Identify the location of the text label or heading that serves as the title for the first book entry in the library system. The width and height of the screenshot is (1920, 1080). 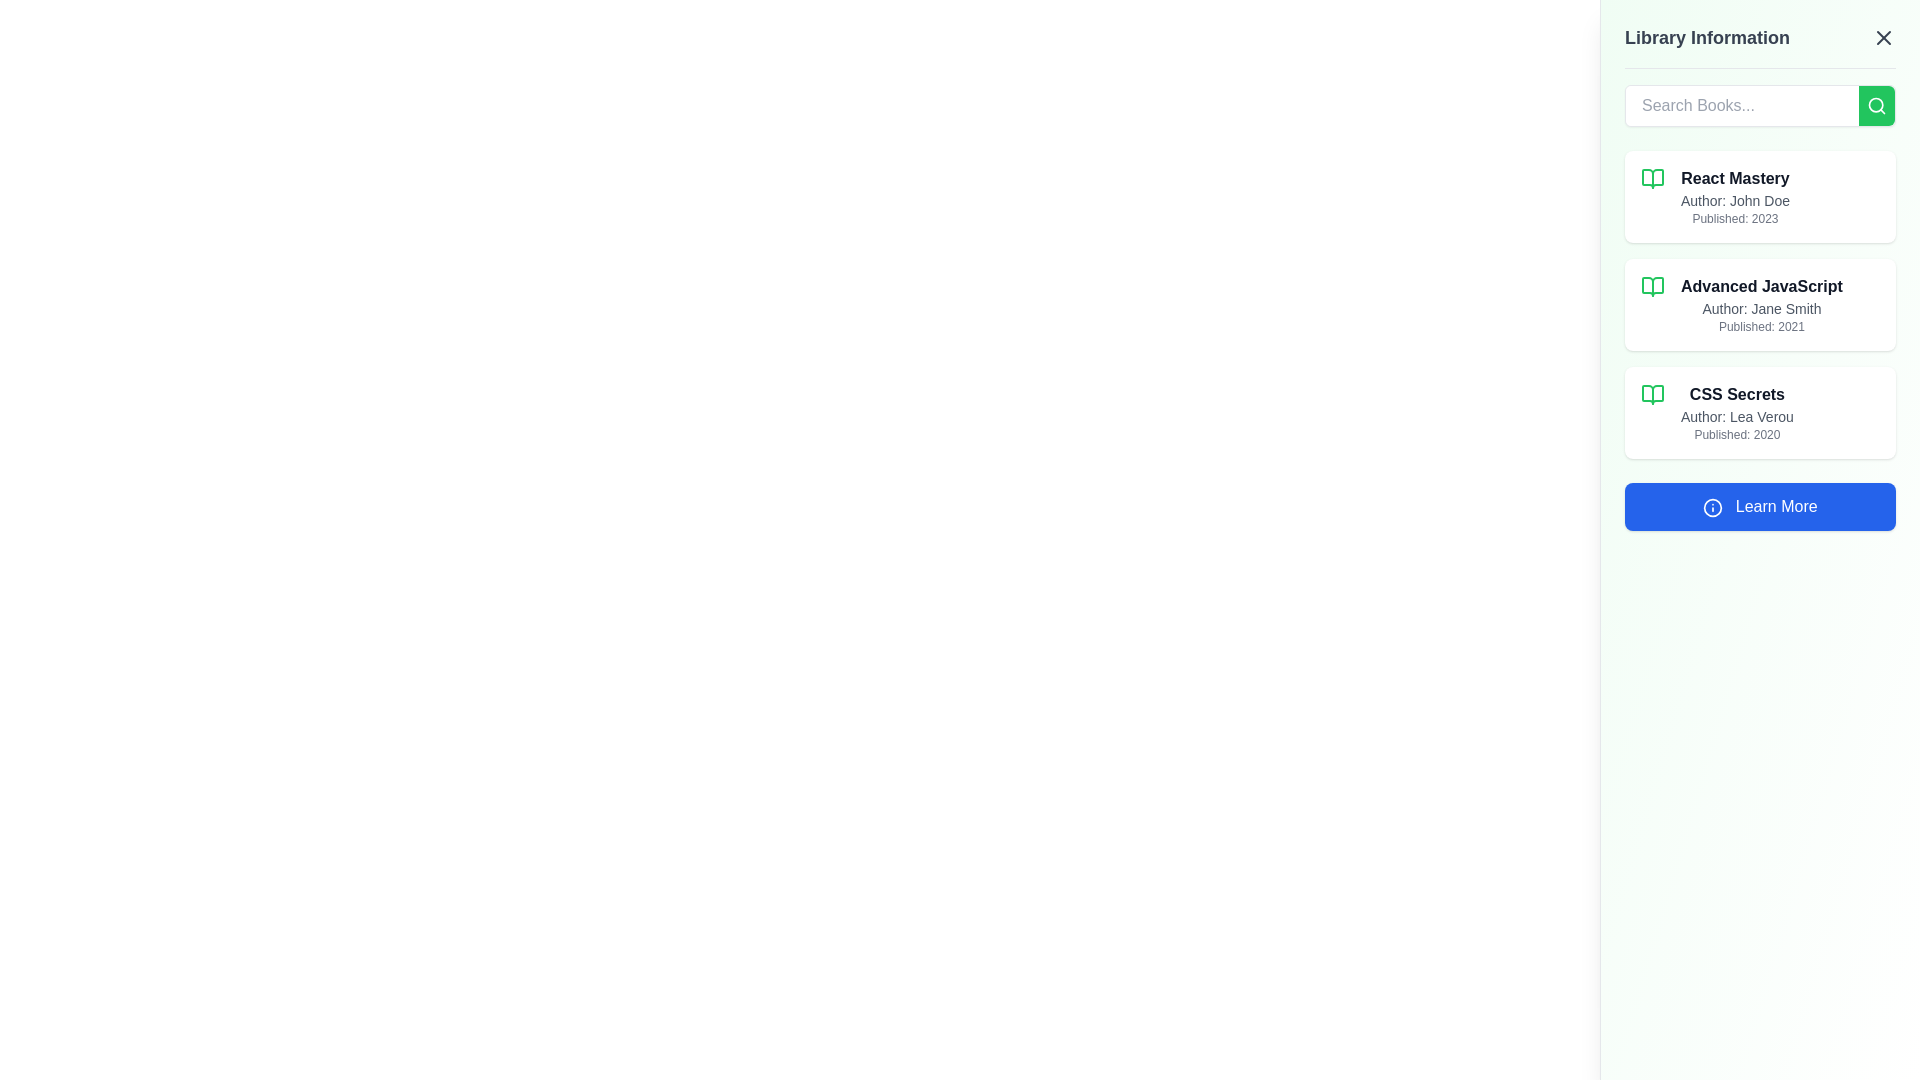
(1734, 177).